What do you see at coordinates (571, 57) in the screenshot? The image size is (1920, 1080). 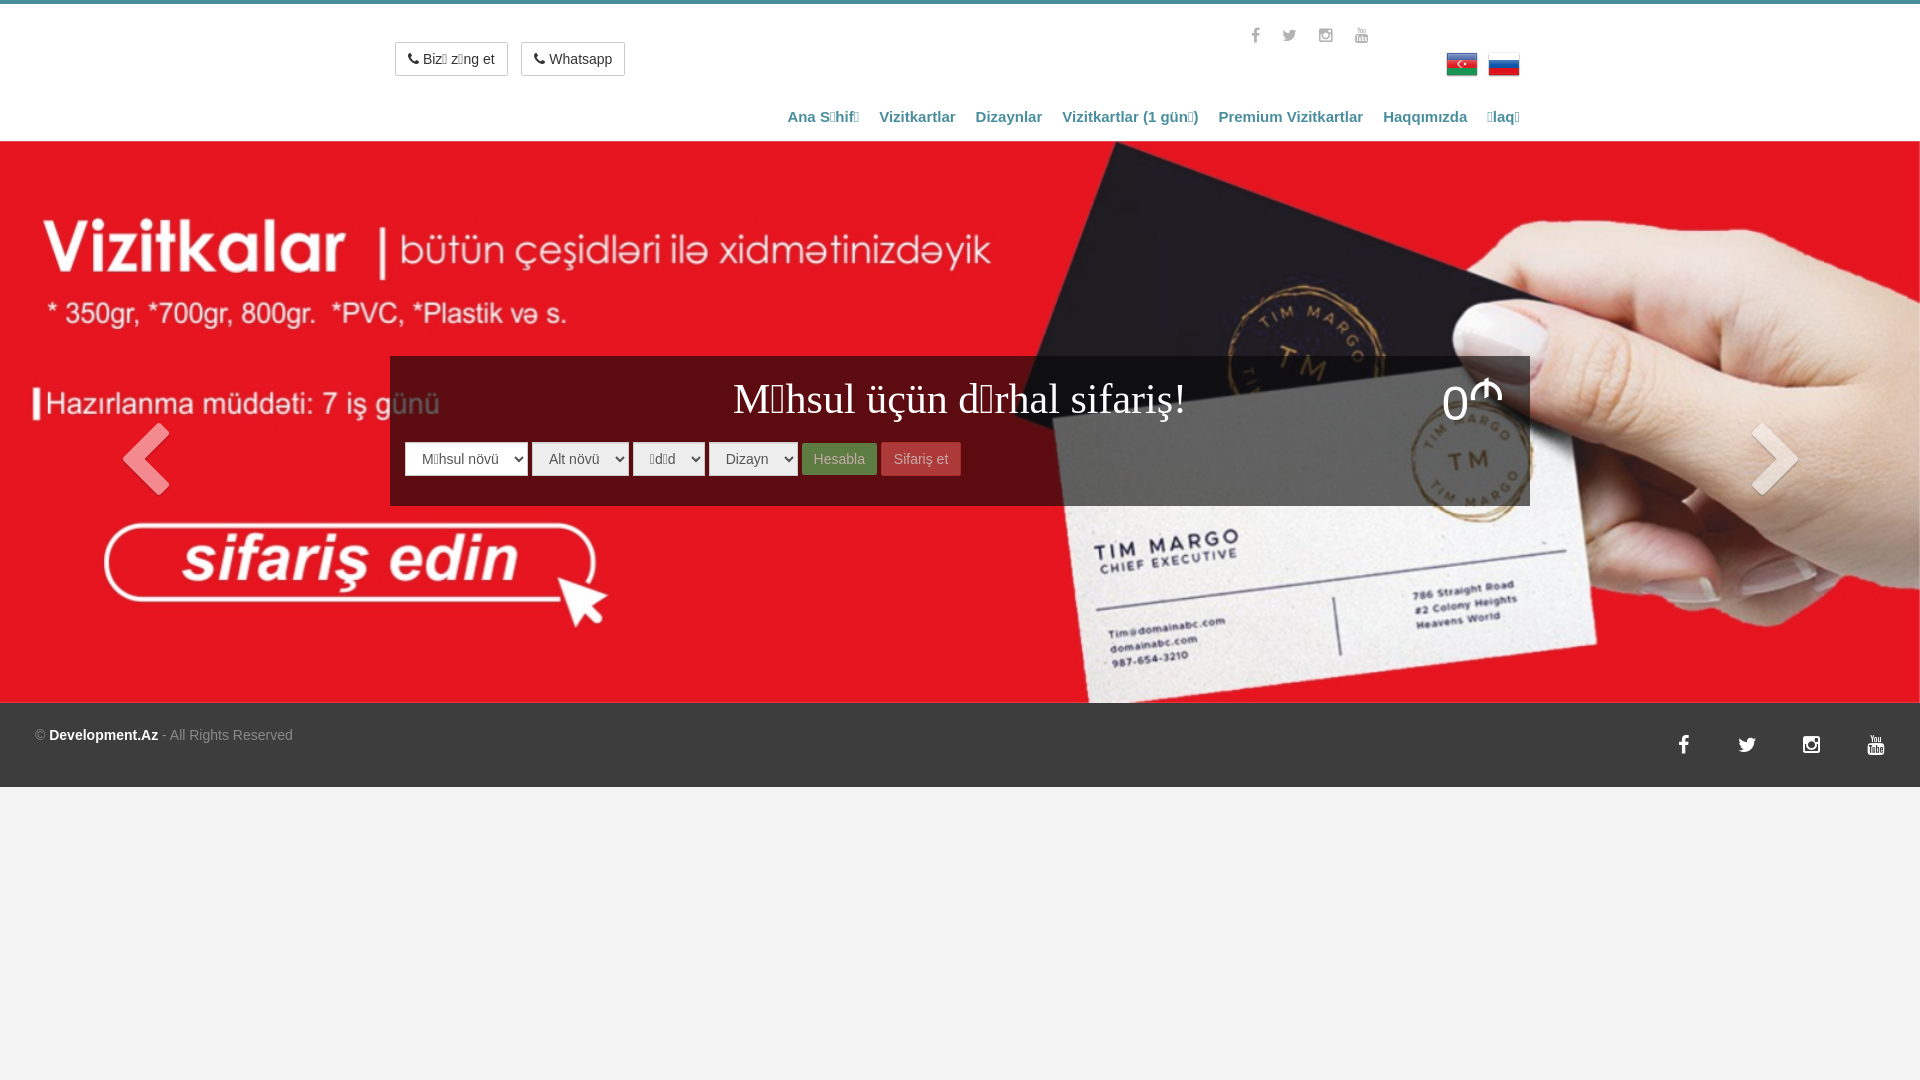 I see `'Whatsapp'` at bounding box center [571, 57].